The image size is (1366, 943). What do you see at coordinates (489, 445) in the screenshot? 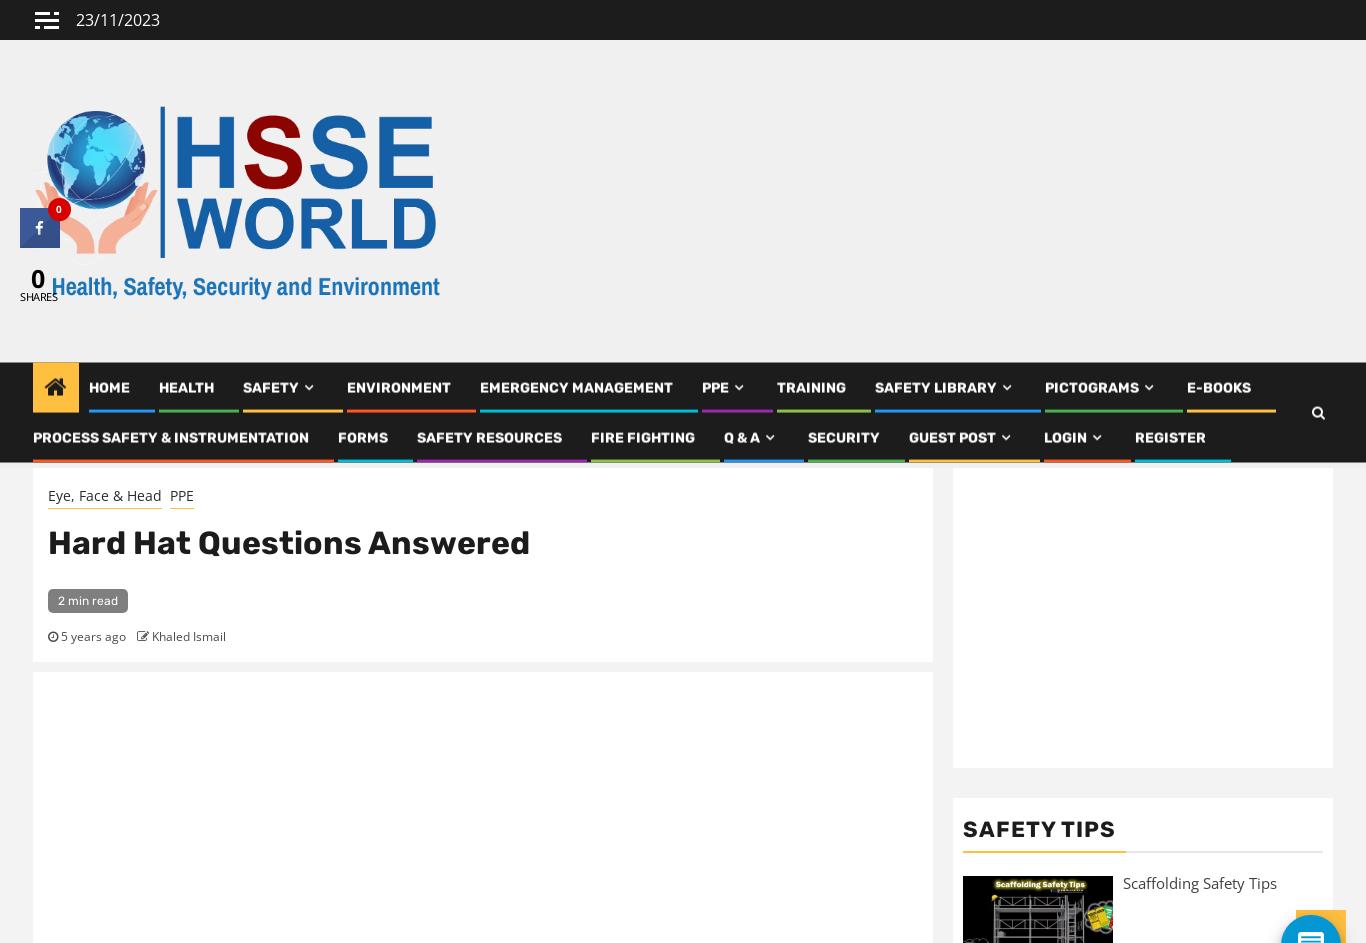
I see `'Safety Resources'` at bounding box center [489, 445].